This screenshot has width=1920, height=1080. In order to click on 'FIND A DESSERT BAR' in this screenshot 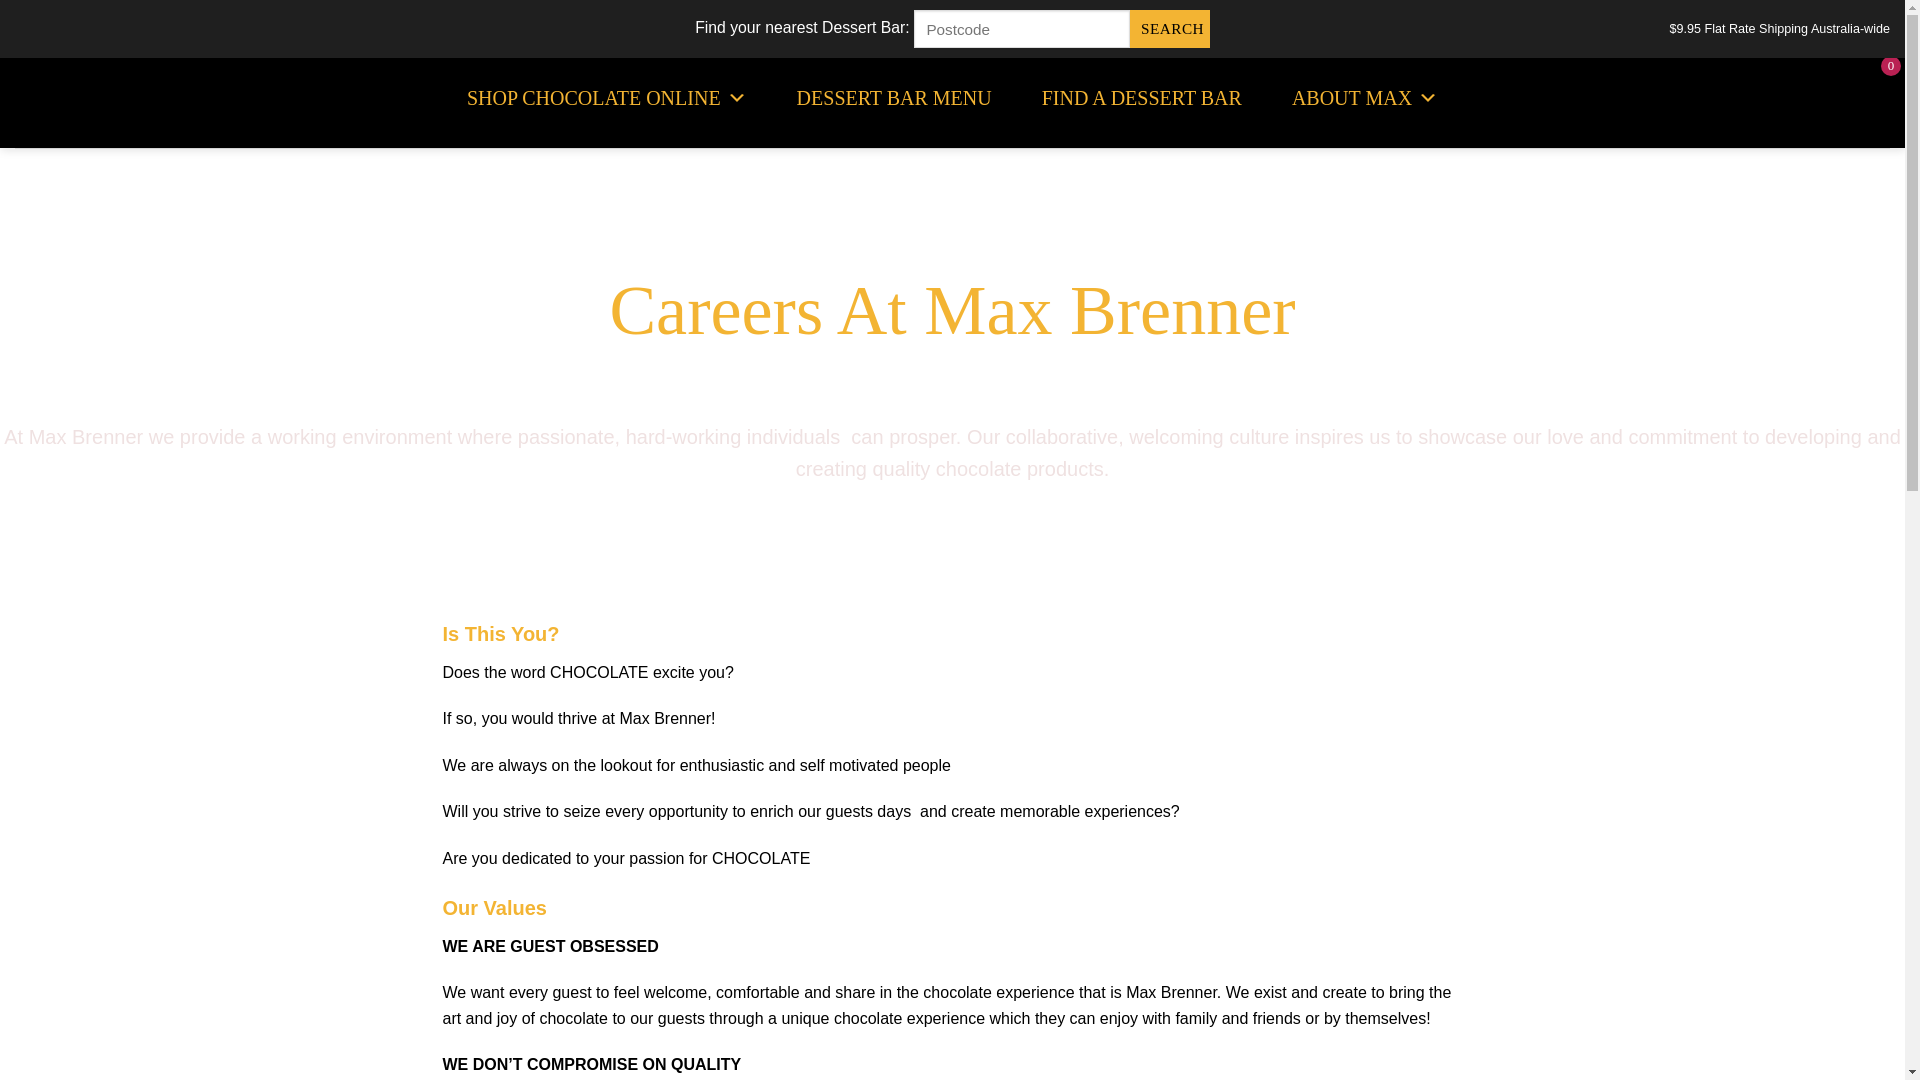, I will do `click(1142, 97)`.